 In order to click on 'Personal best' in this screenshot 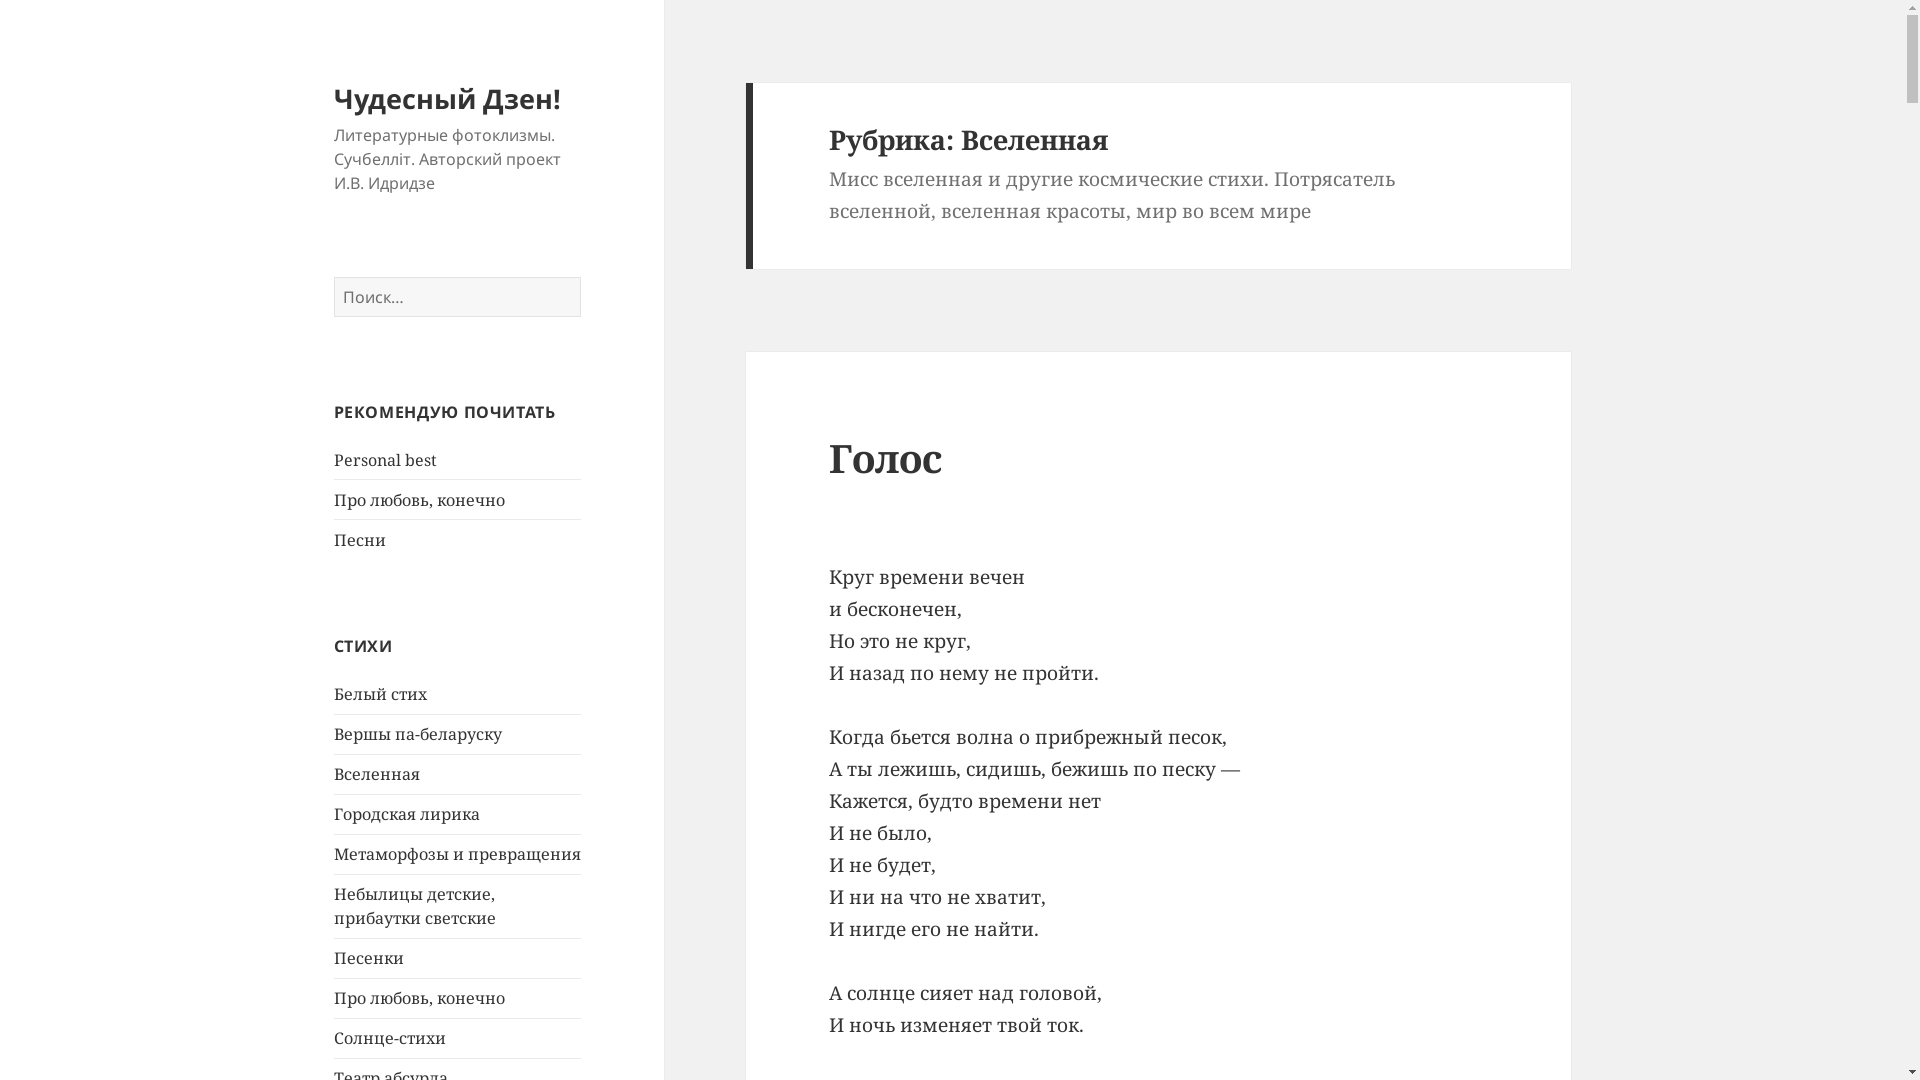, I will do `click(334, 459)`.